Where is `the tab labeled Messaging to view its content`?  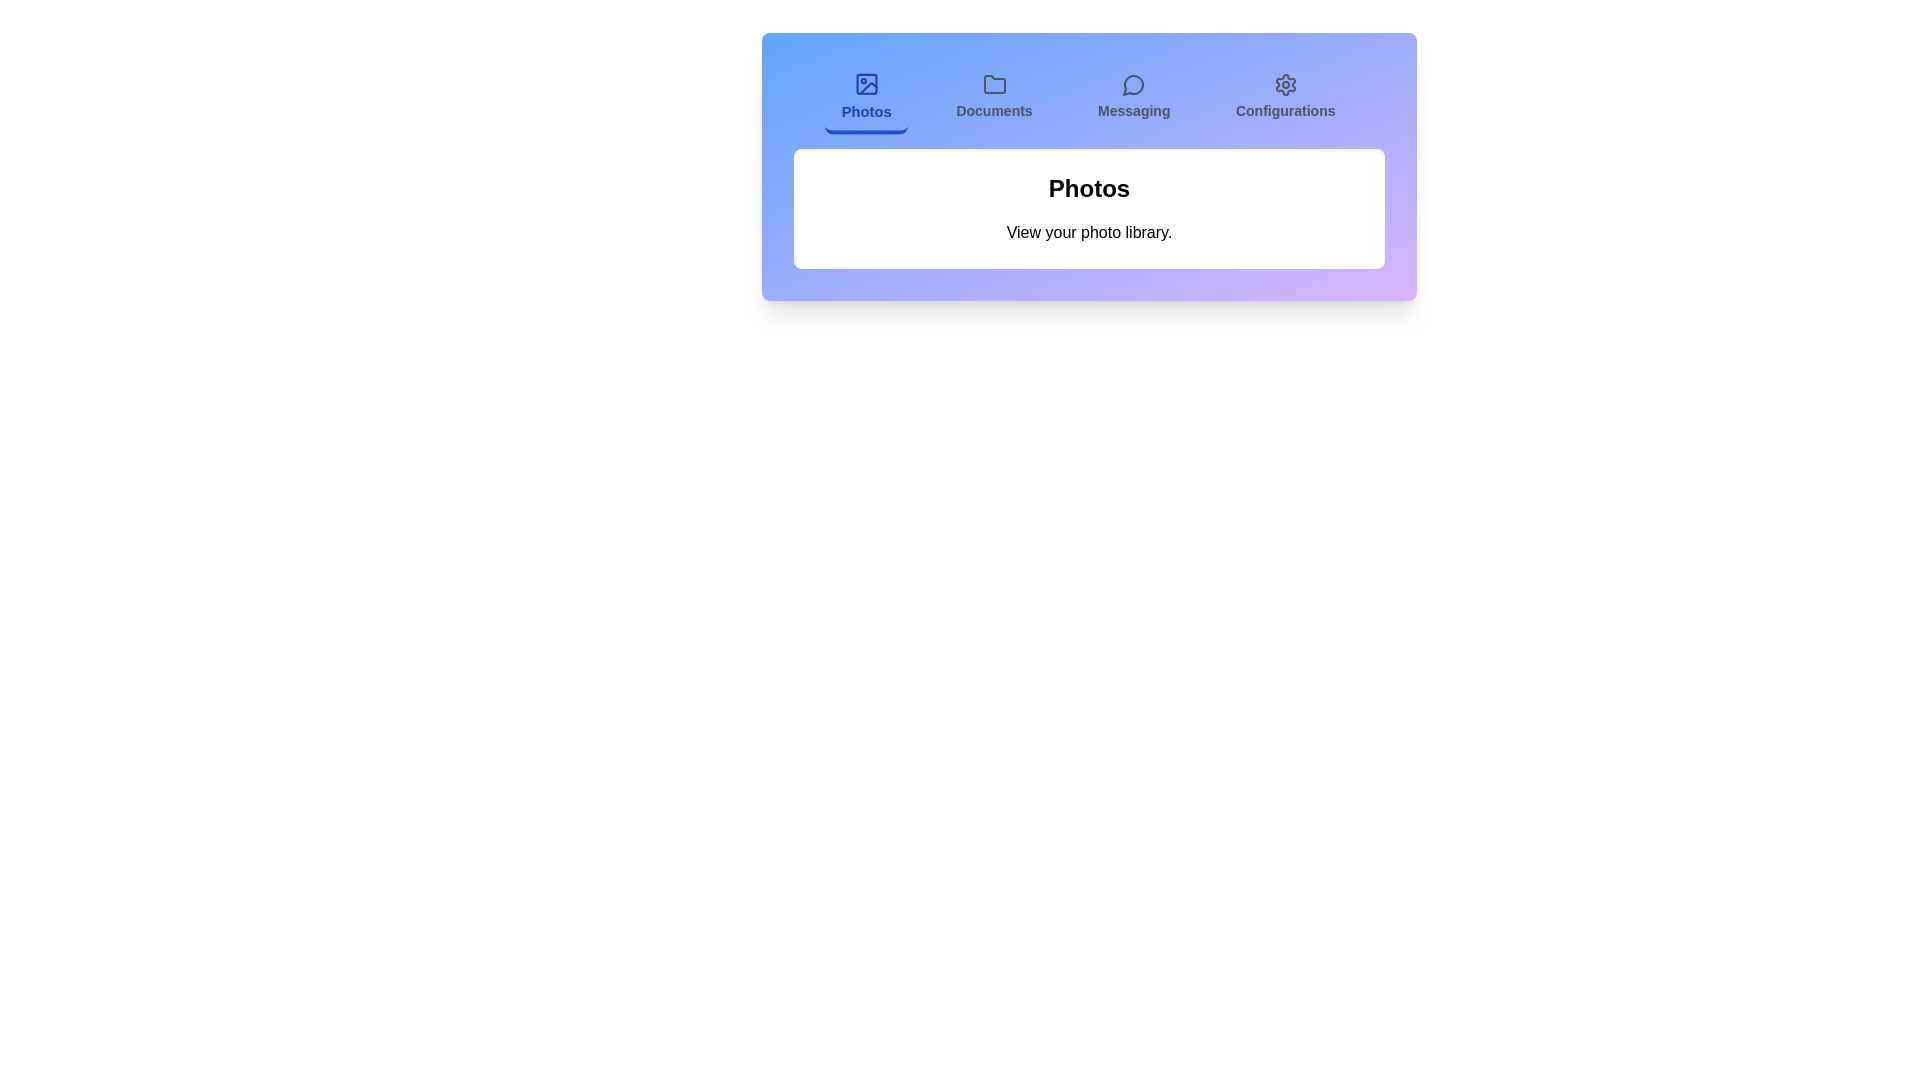 the tab labeled Messaging to view its content is located at coordinates (1134, 99).